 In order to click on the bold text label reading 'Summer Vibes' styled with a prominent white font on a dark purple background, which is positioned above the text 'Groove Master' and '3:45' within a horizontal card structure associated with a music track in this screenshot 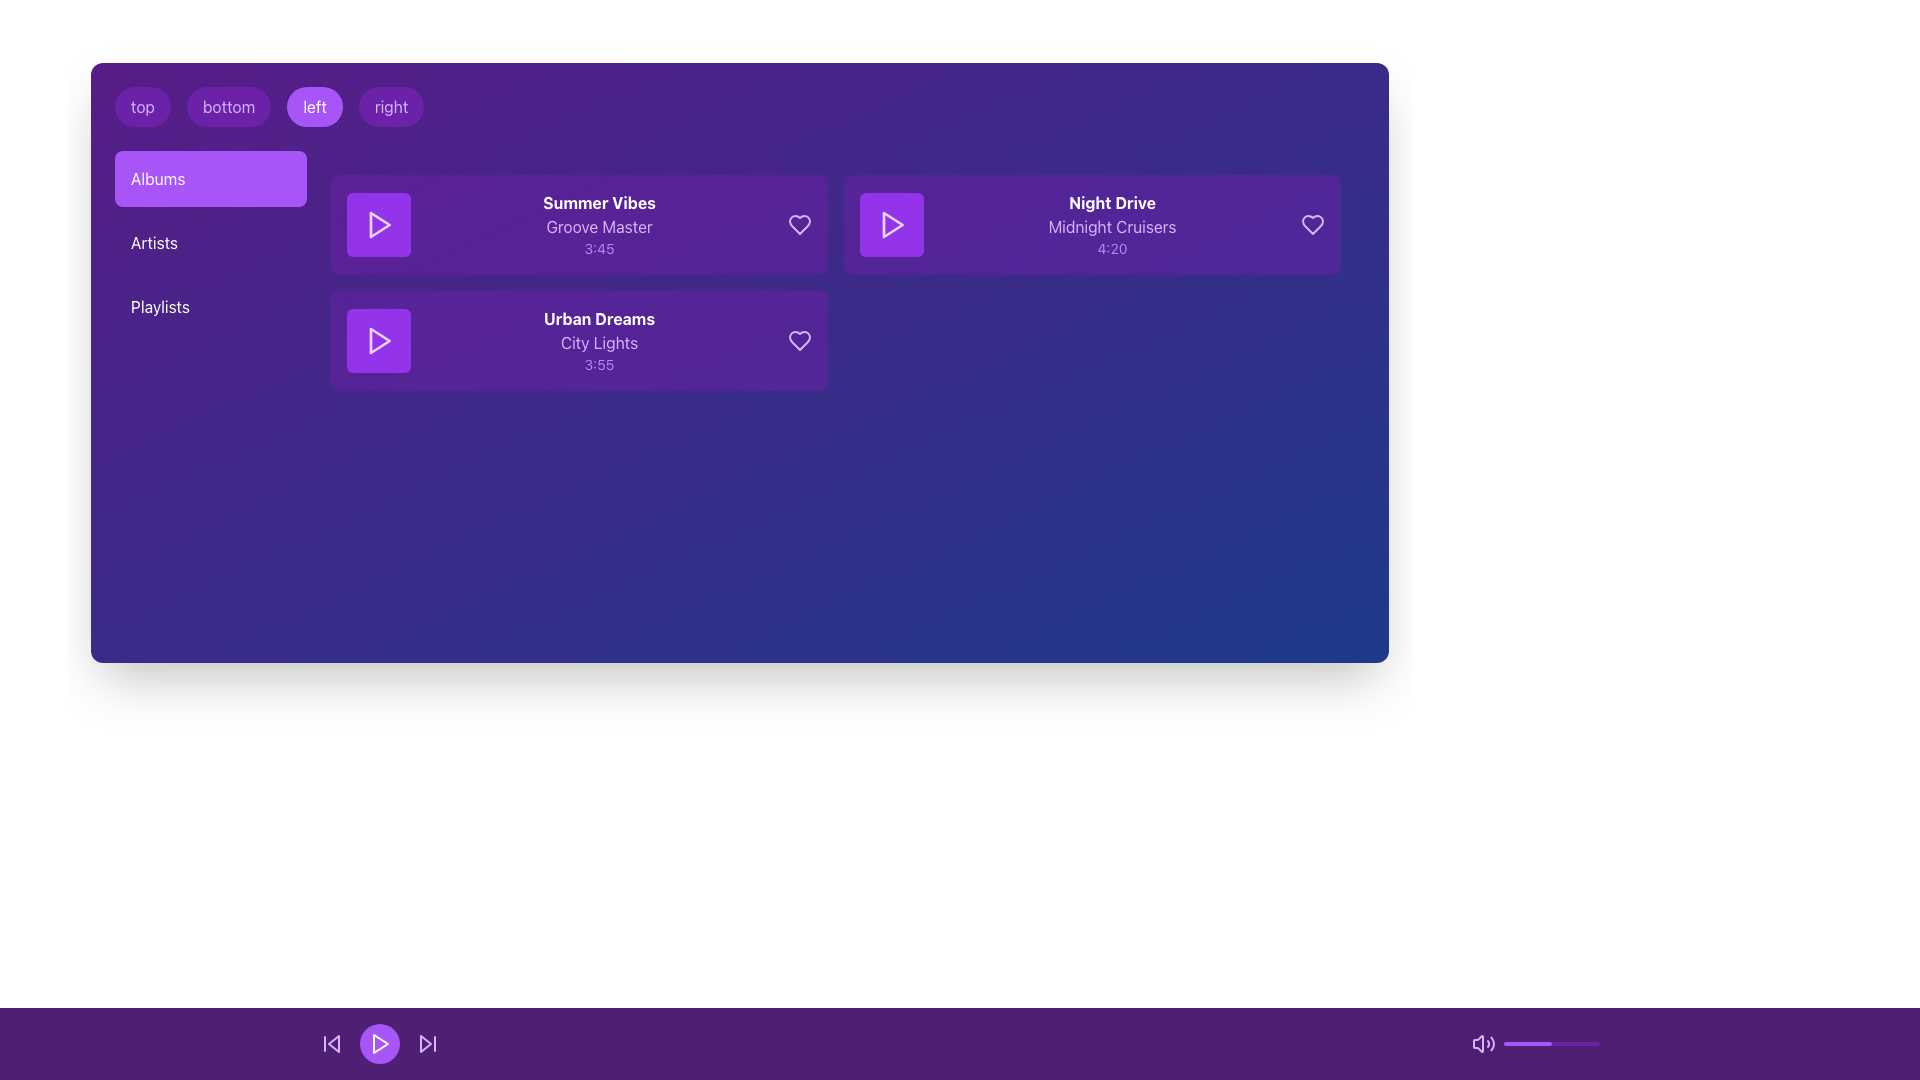, I will do `click(598, 203)`.